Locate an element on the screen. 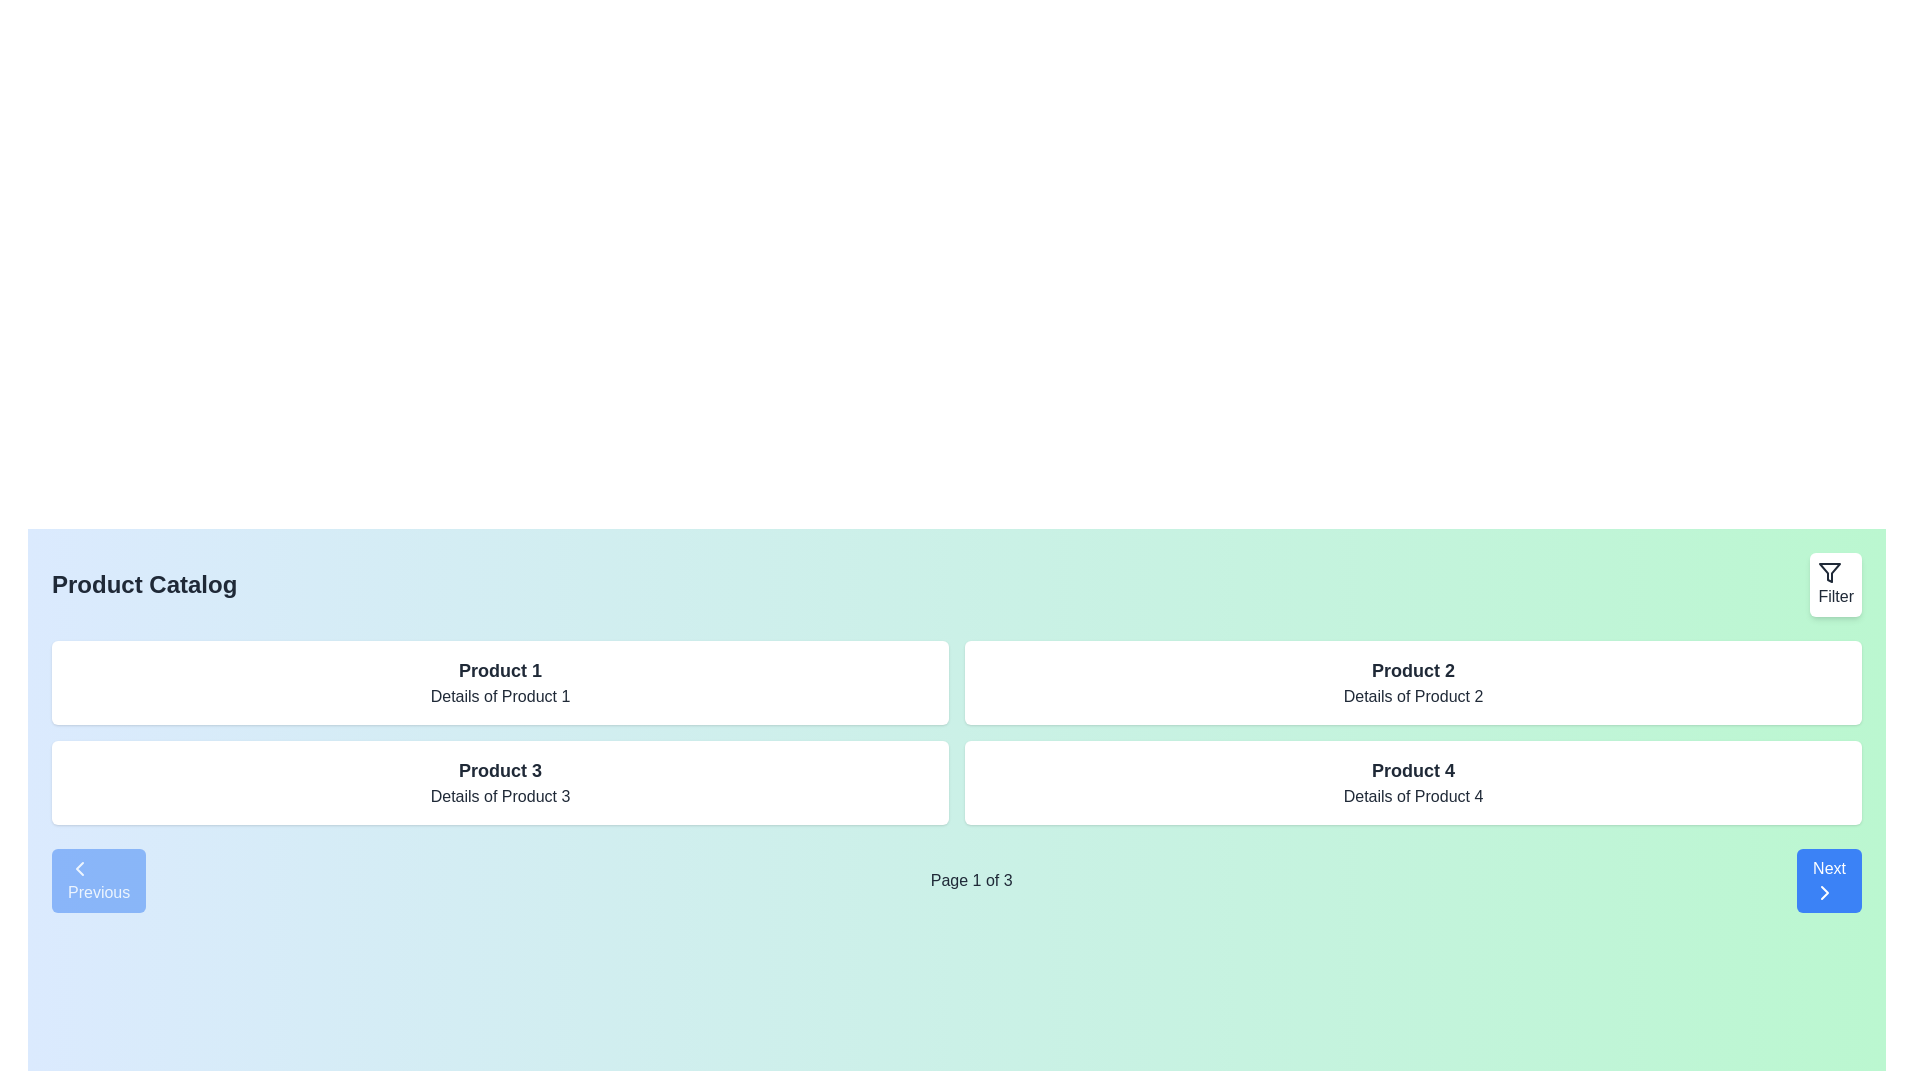  the title/header text element for 'Product 3' is located at coordinates (500, 770).